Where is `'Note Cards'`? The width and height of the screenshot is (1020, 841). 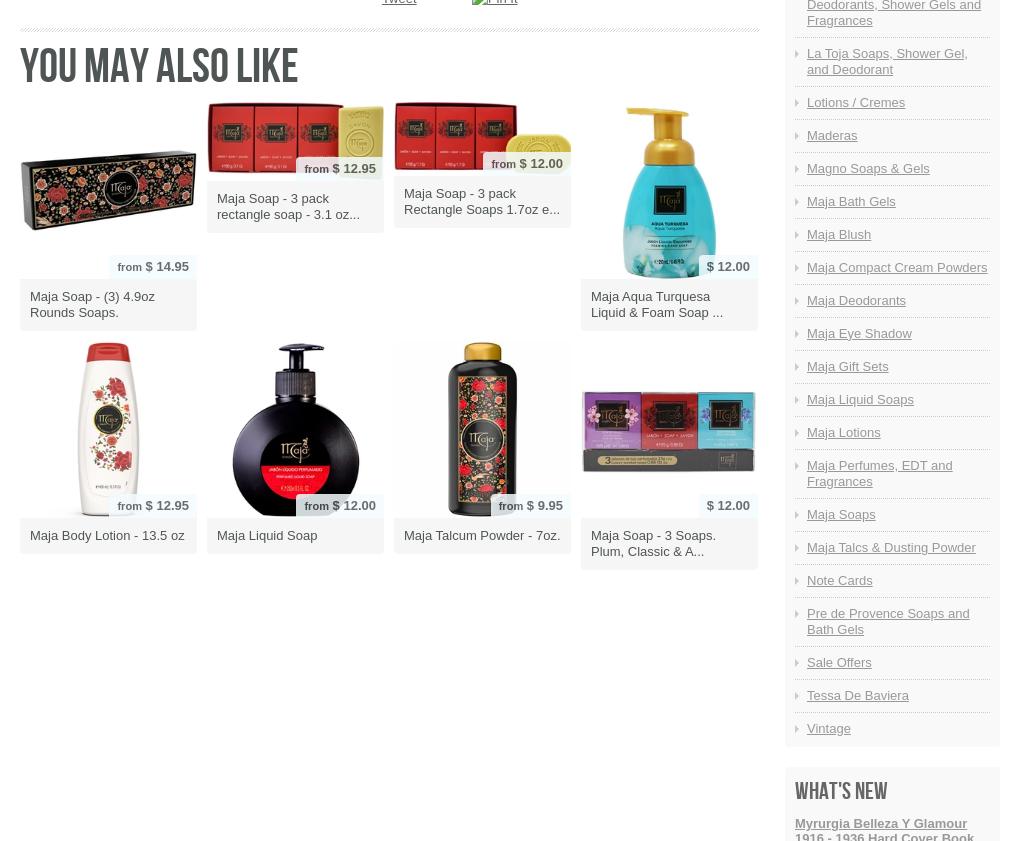
'Note Cards' is located at coordinates (839, 579).